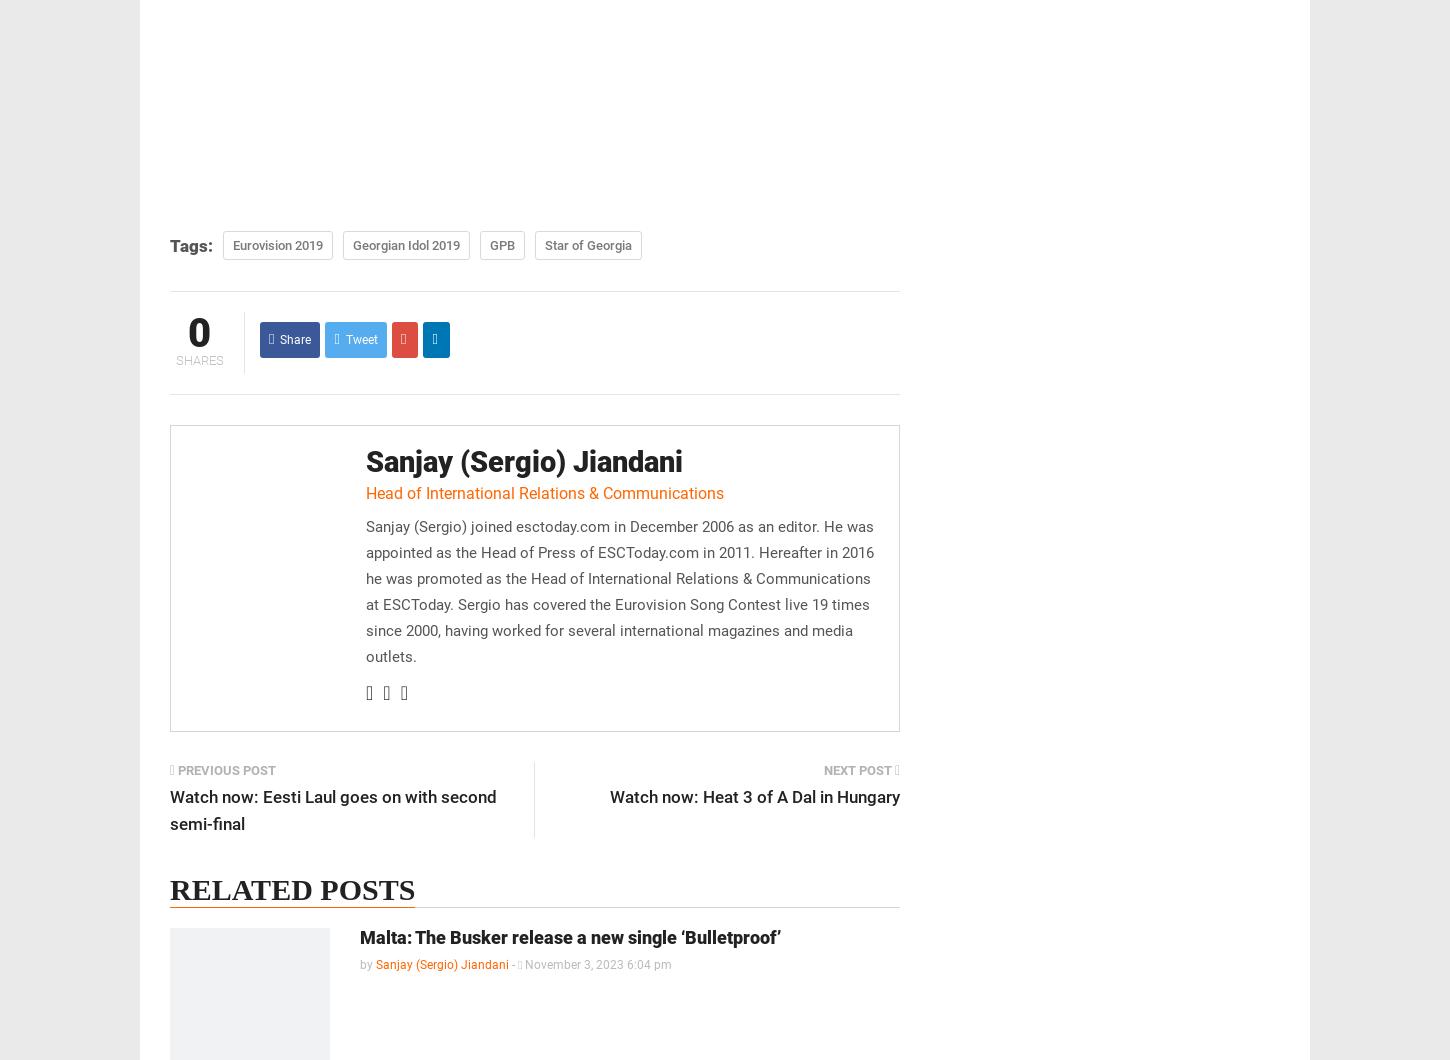 The width and height of the screenshot is (1450, 1060). What do you see at coordinates (513, 964) in the screenshot?
I see `'-'` at bounding box center [513, 964].